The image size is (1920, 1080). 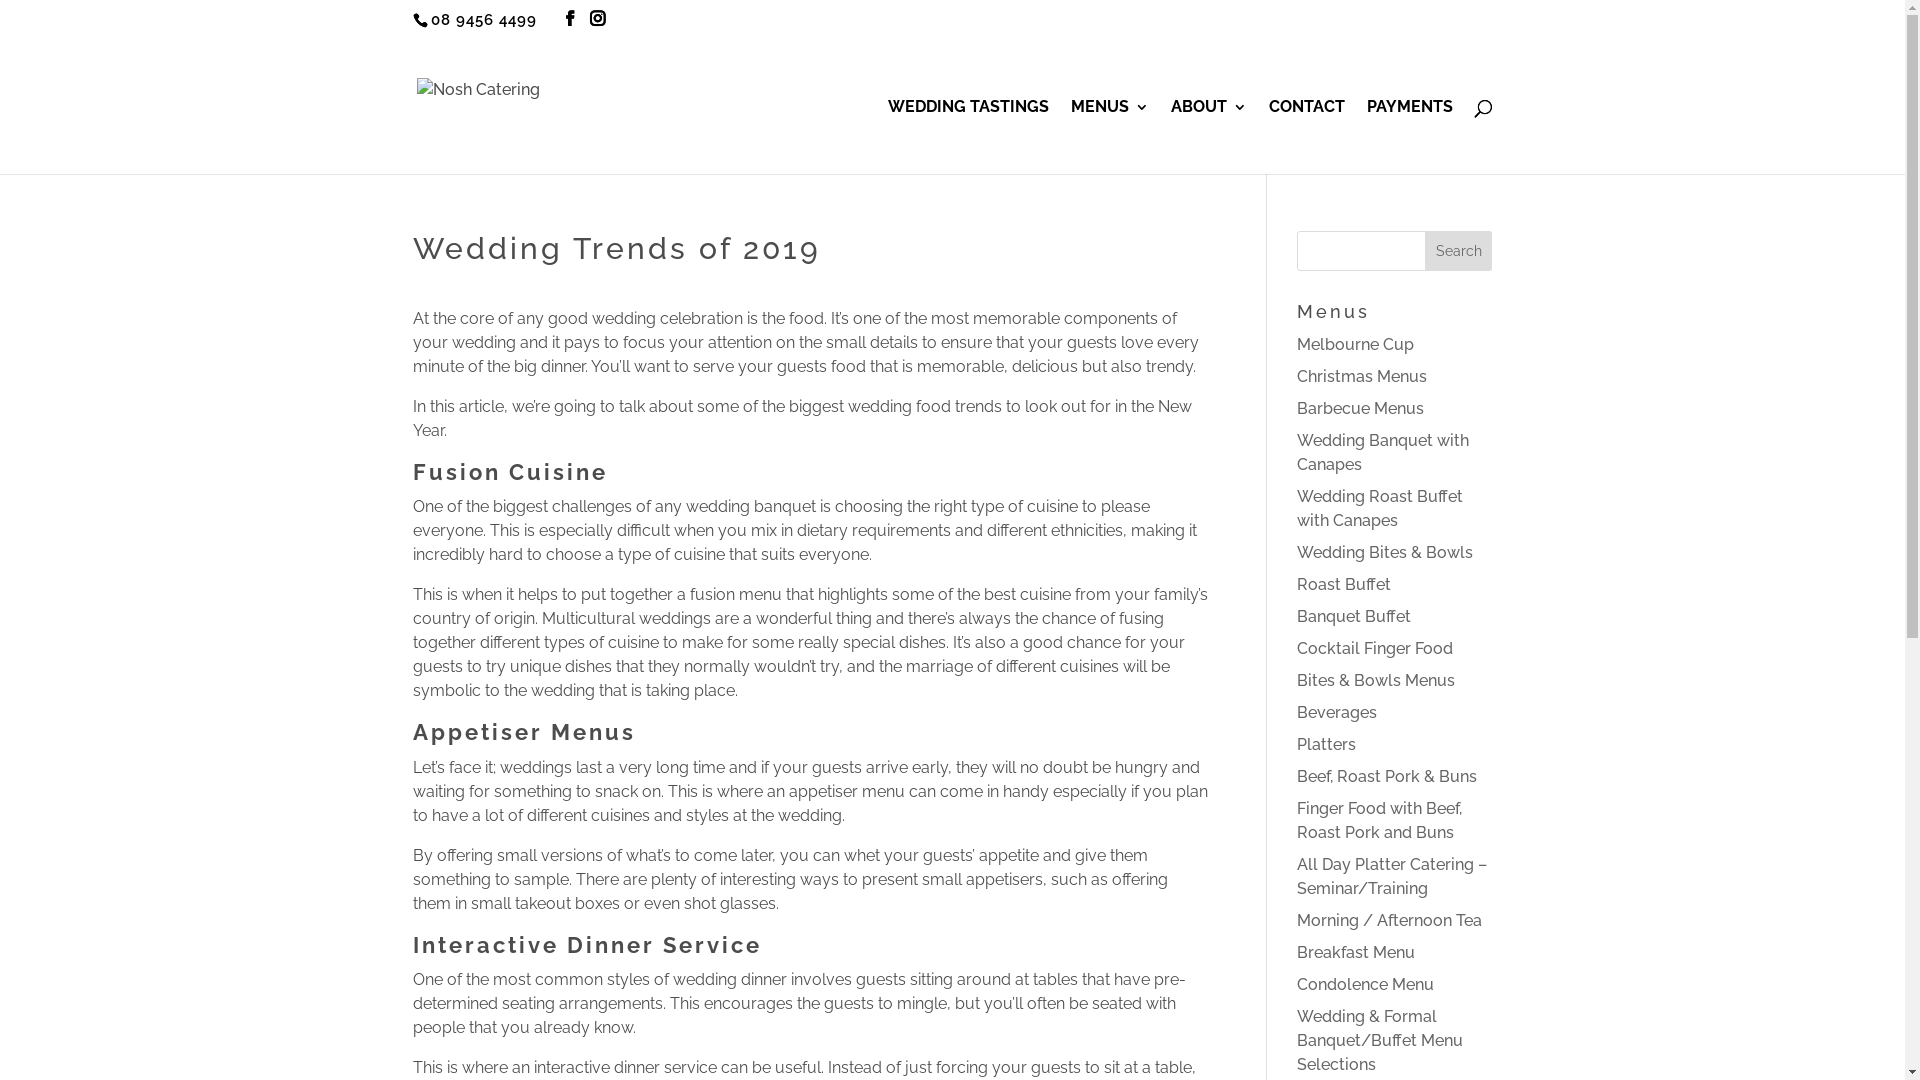 I want to click on 'Melbourne Cup', so click(x=1355, y=343).